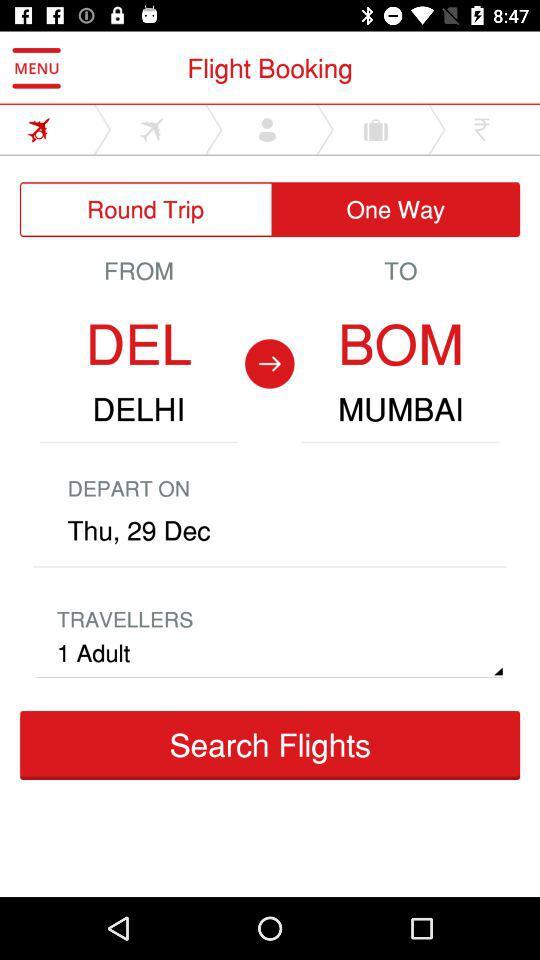  Describe the element at coordinates (270, 363) in the screenshot. I see `the right arrow button` at that location.